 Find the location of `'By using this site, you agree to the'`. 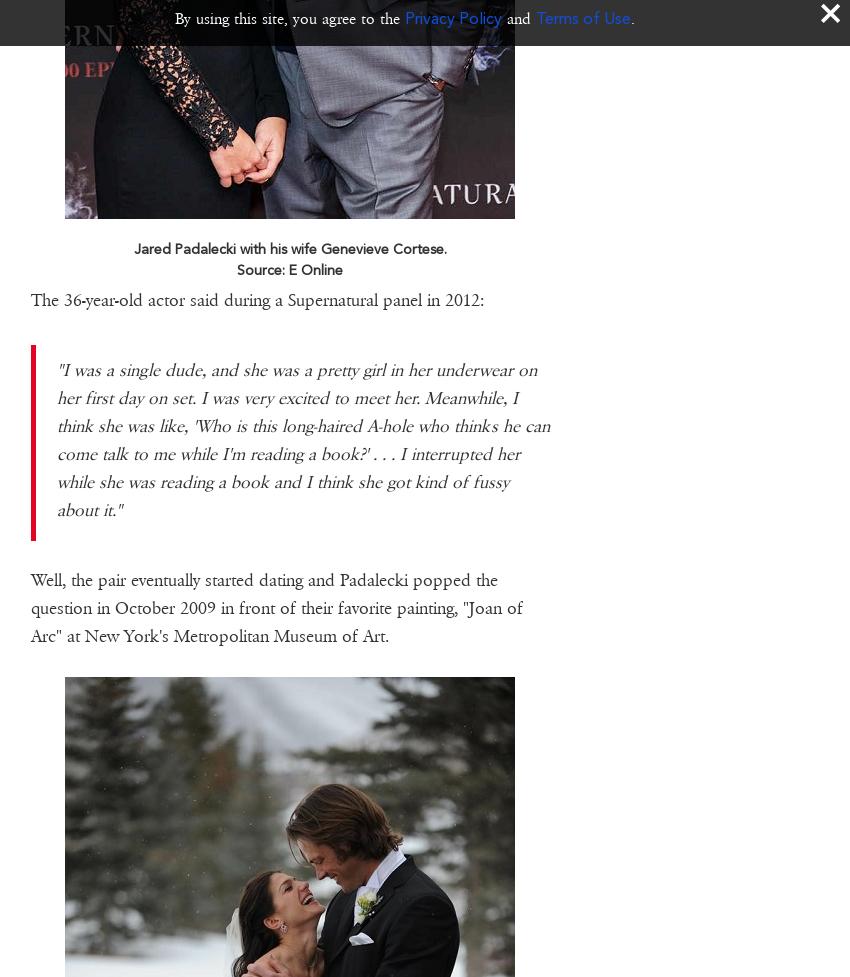

'By using this site, you agree to the' is located at coordinates (174, 18).